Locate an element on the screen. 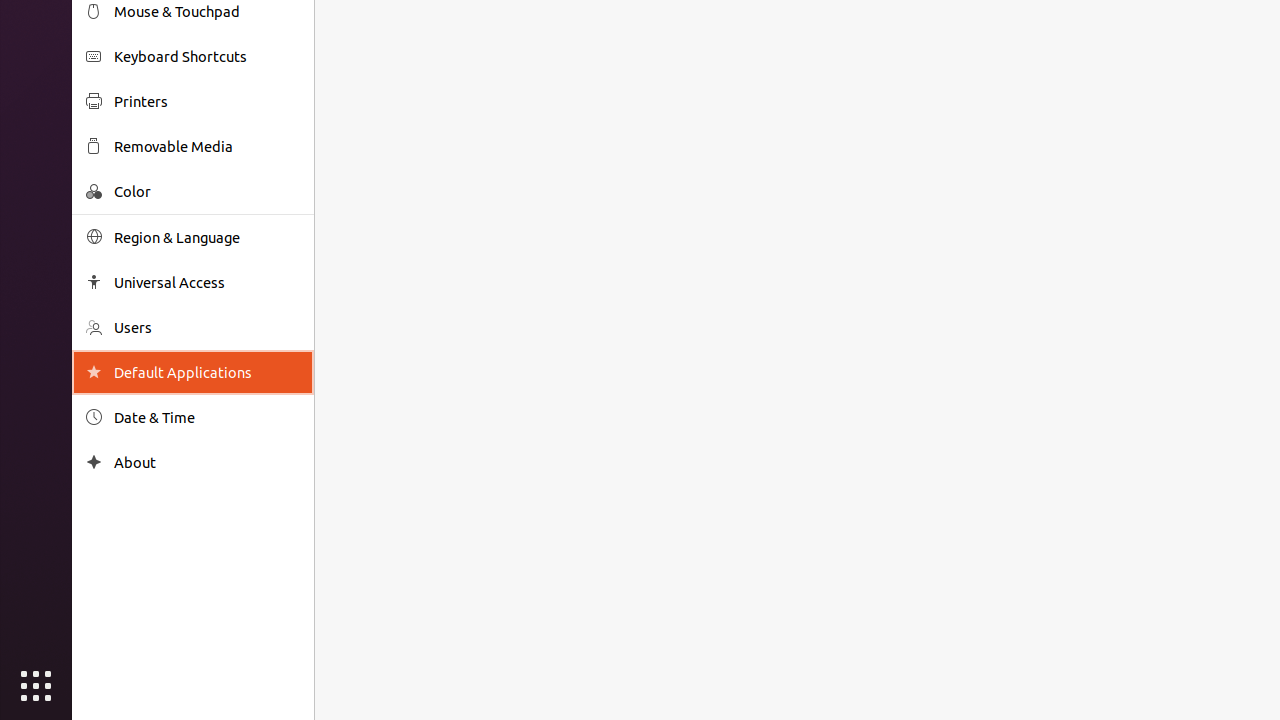  'Color' is located at coordinates (206, 191).